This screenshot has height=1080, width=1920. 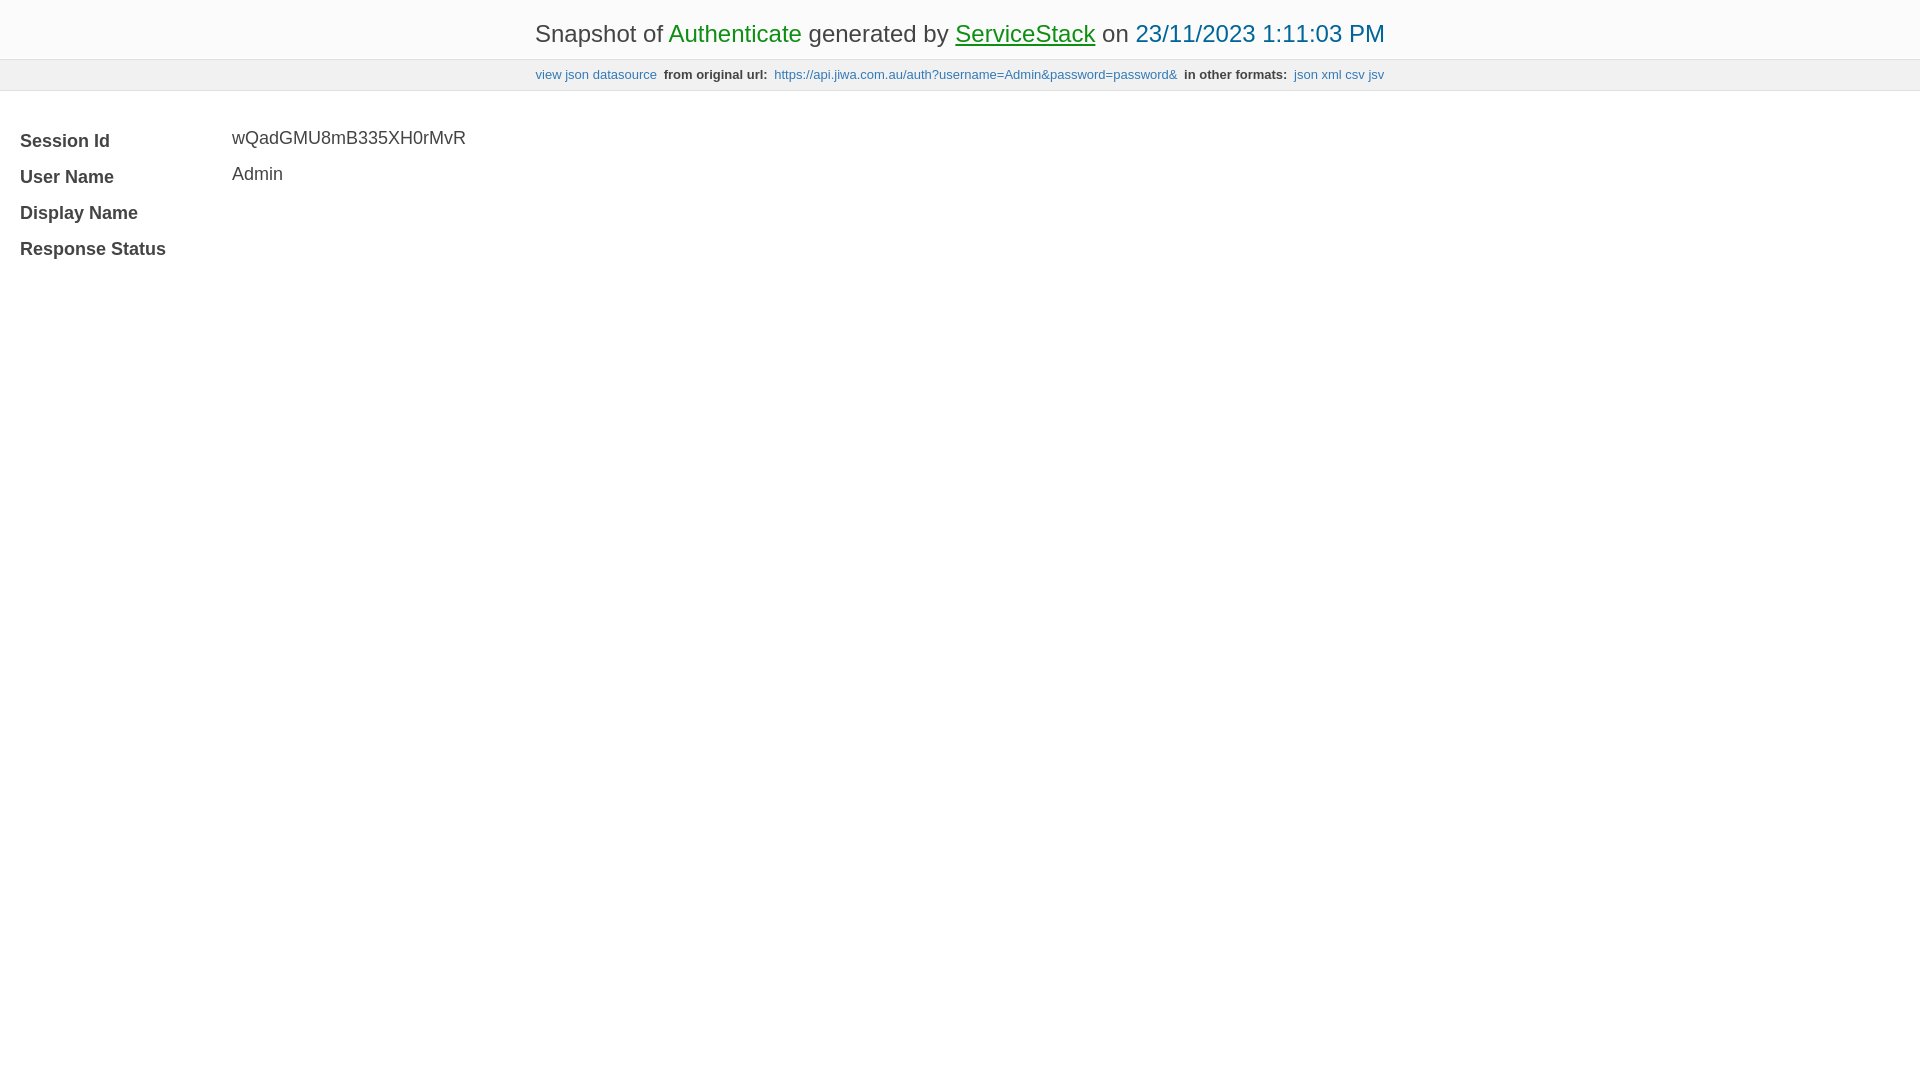 I want to click on 'view json datasource', so click(x=595, y=73).